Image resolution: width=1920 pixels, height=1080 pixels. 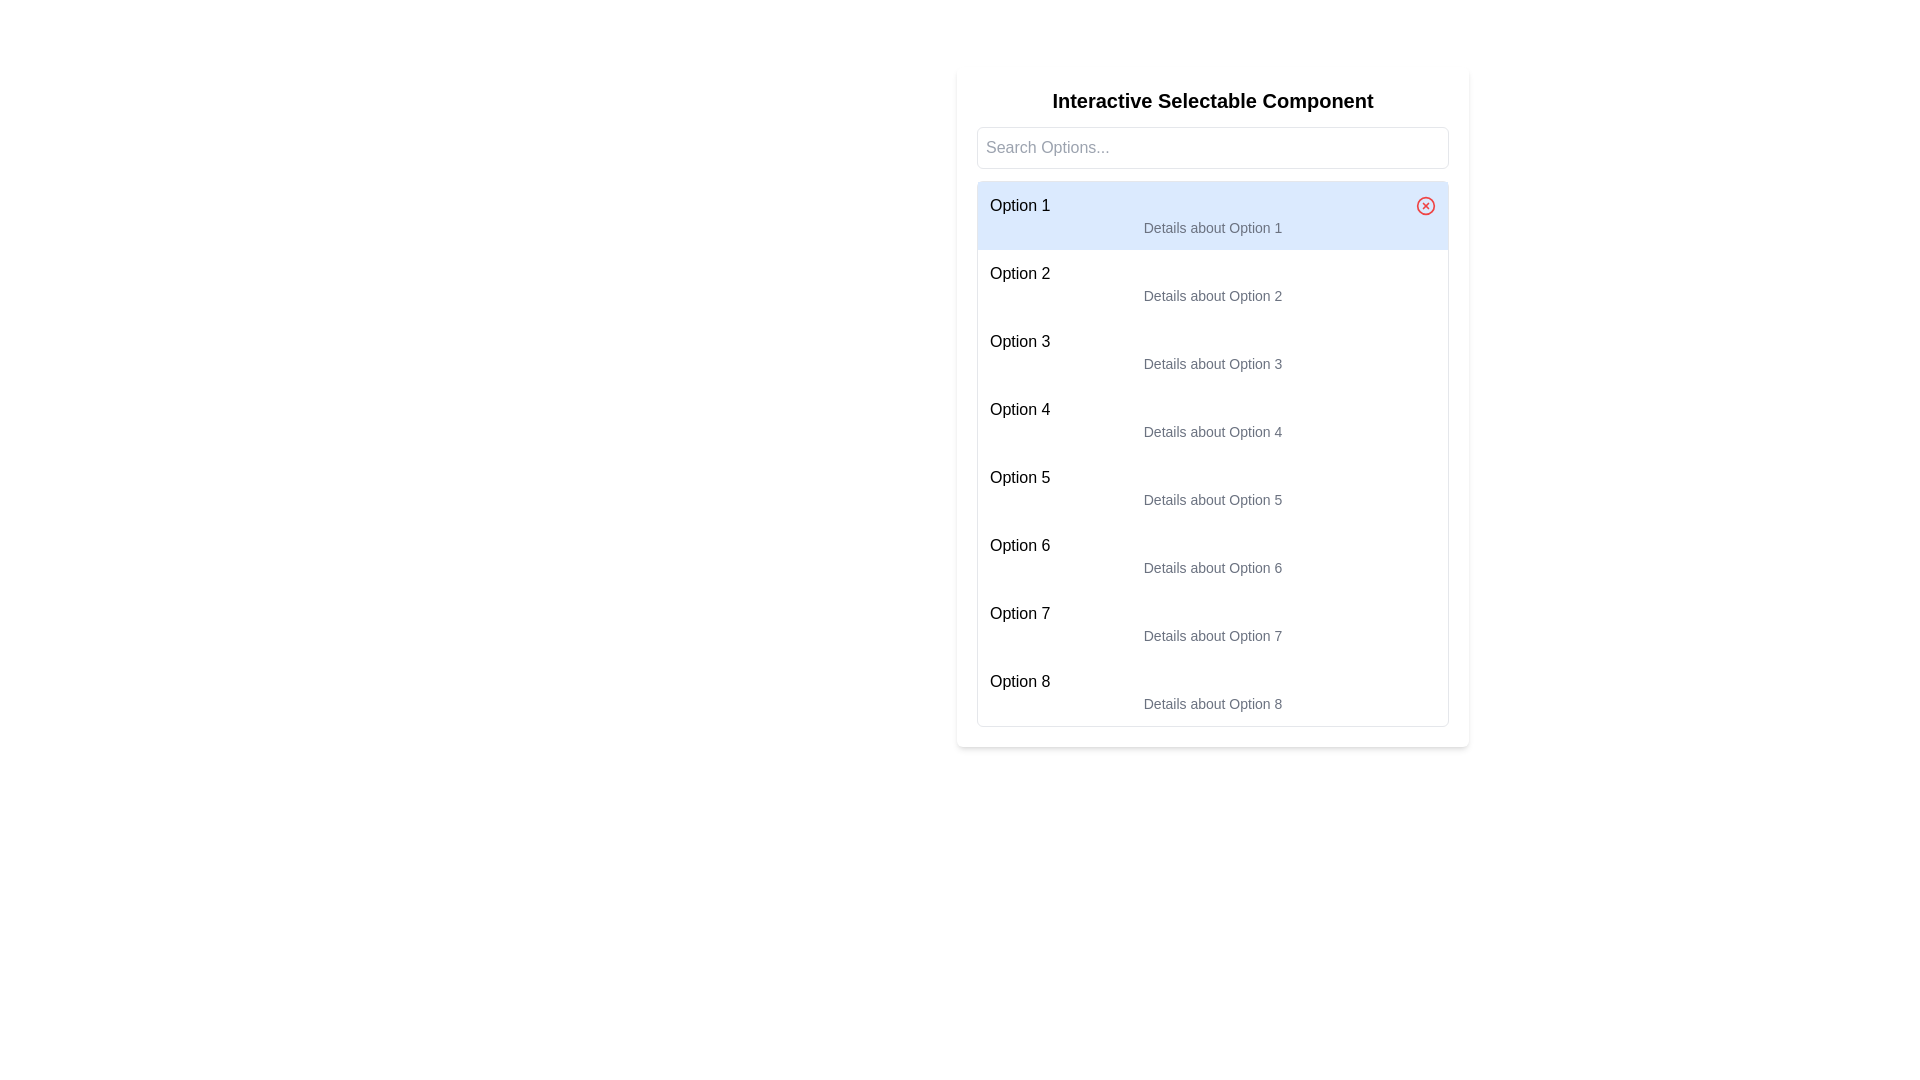 I want to click on the text label 'Option 6', so click(x=1020, y=546).